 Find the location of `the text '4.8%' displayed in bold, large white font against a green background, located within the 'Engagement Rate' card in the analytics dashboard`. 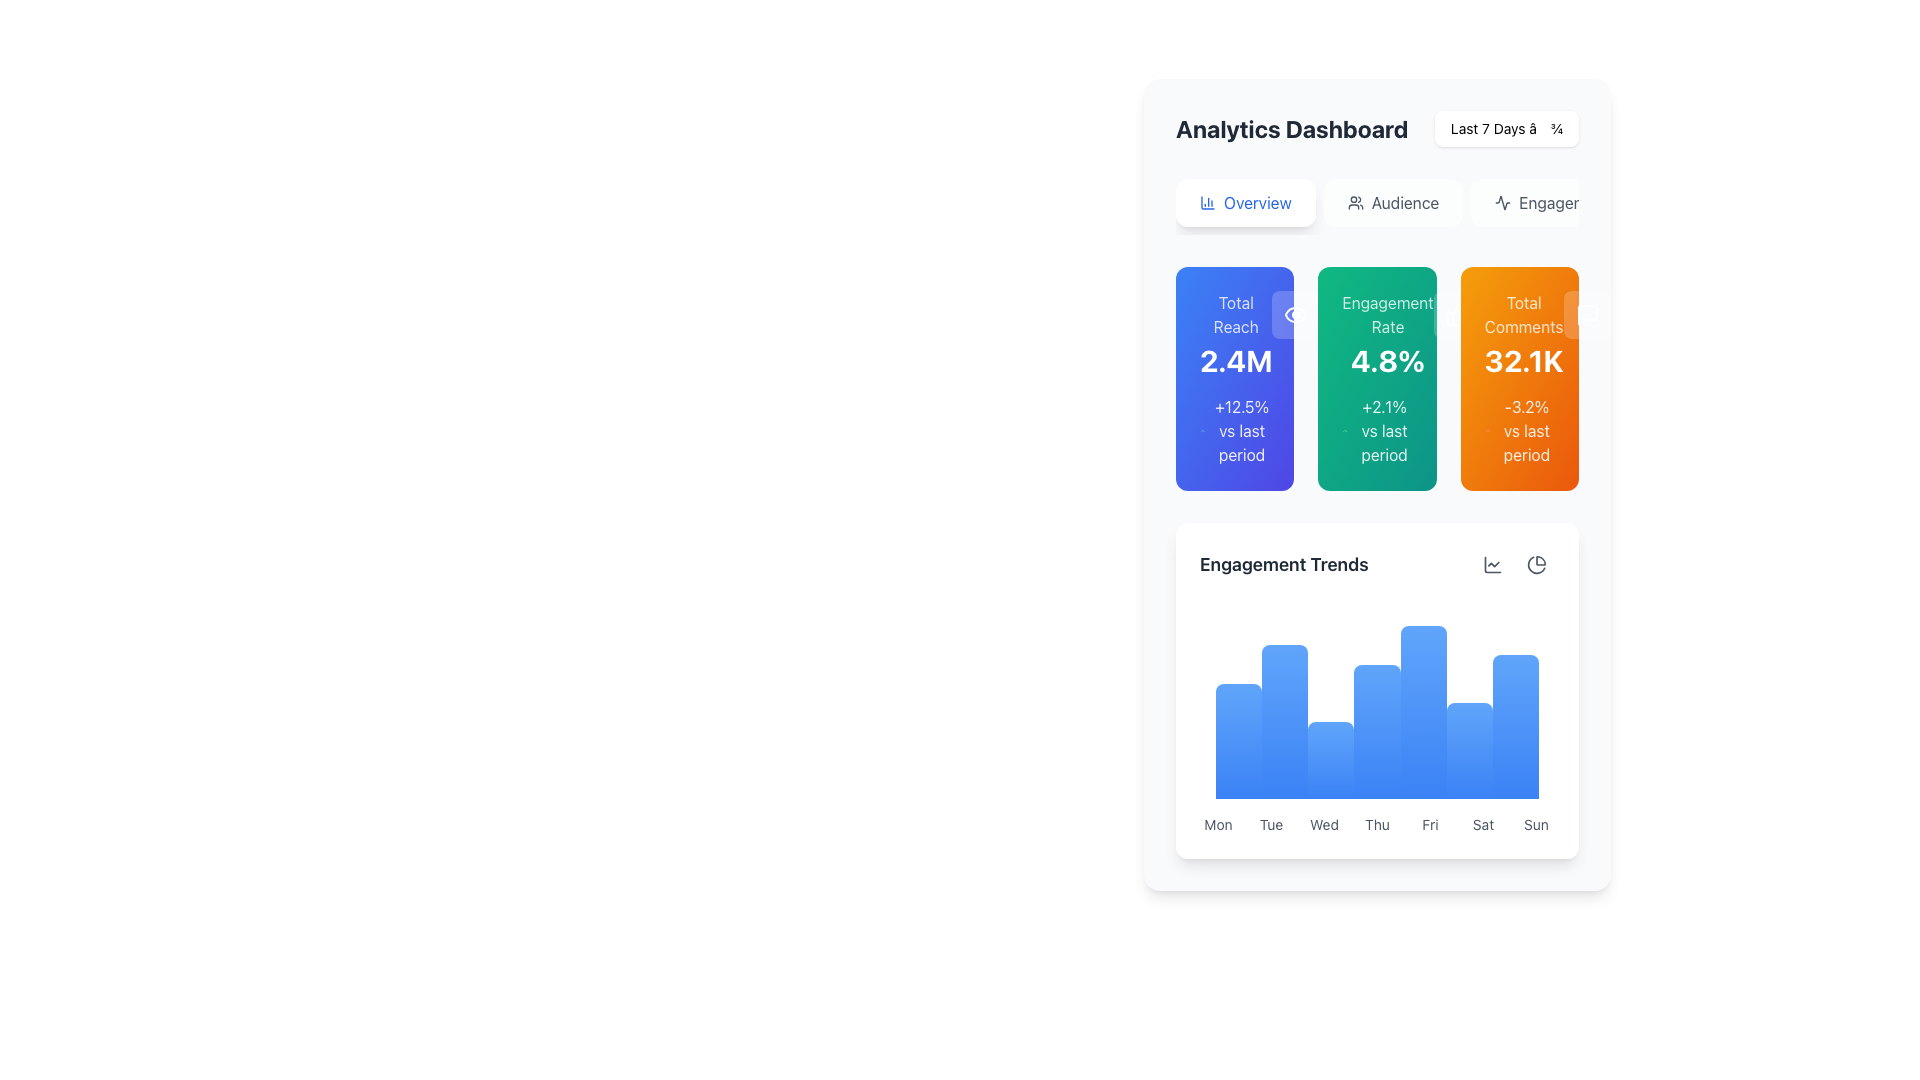

the text '4.8%' displayed in bold, large white font against a green background, located within the 'Engagement Rate' card in the analytics dashboard is located at coordinates (1386, 361).